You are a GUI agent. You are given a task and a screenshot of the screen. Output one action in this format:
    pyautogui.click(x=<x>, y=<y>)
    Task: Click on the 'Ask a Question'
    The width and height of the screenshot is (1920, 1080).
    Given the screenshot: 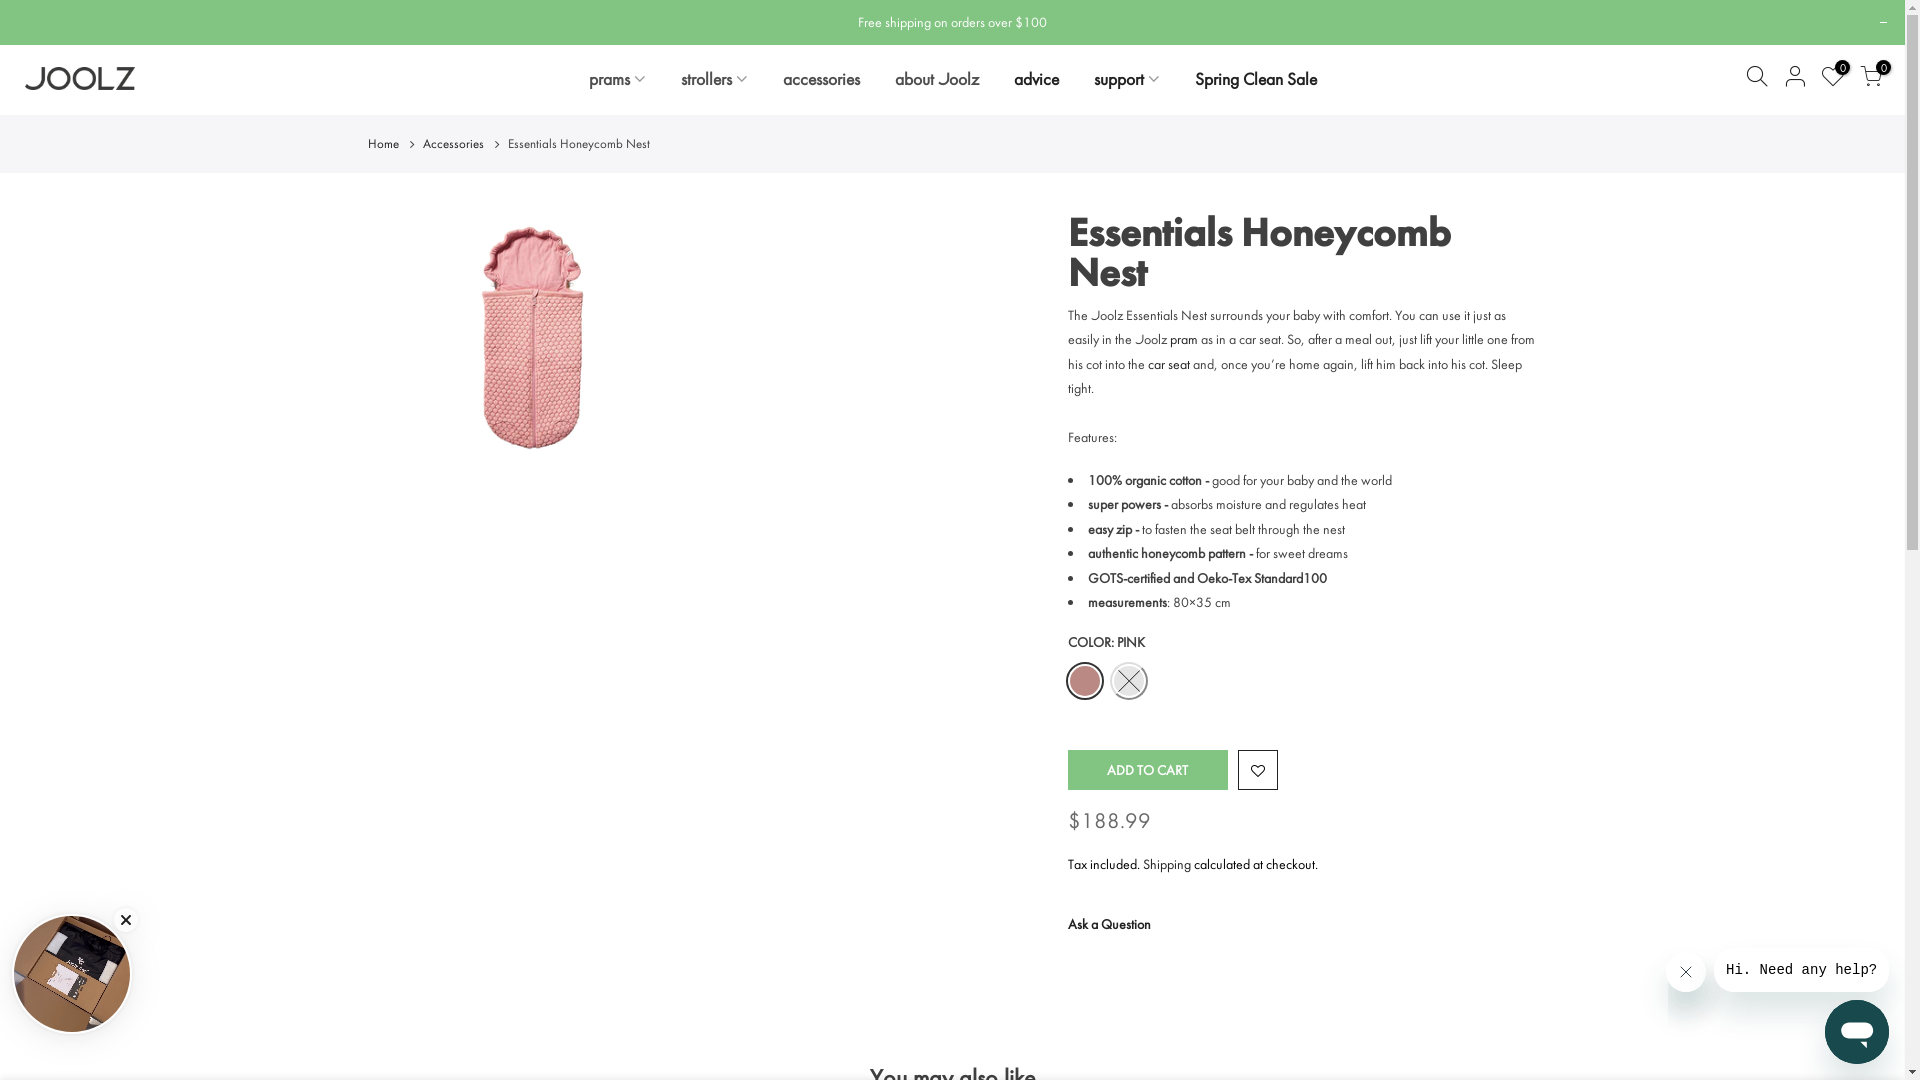 What is the action you would take?
    pyautogui.click(x=1108, y=924)
    